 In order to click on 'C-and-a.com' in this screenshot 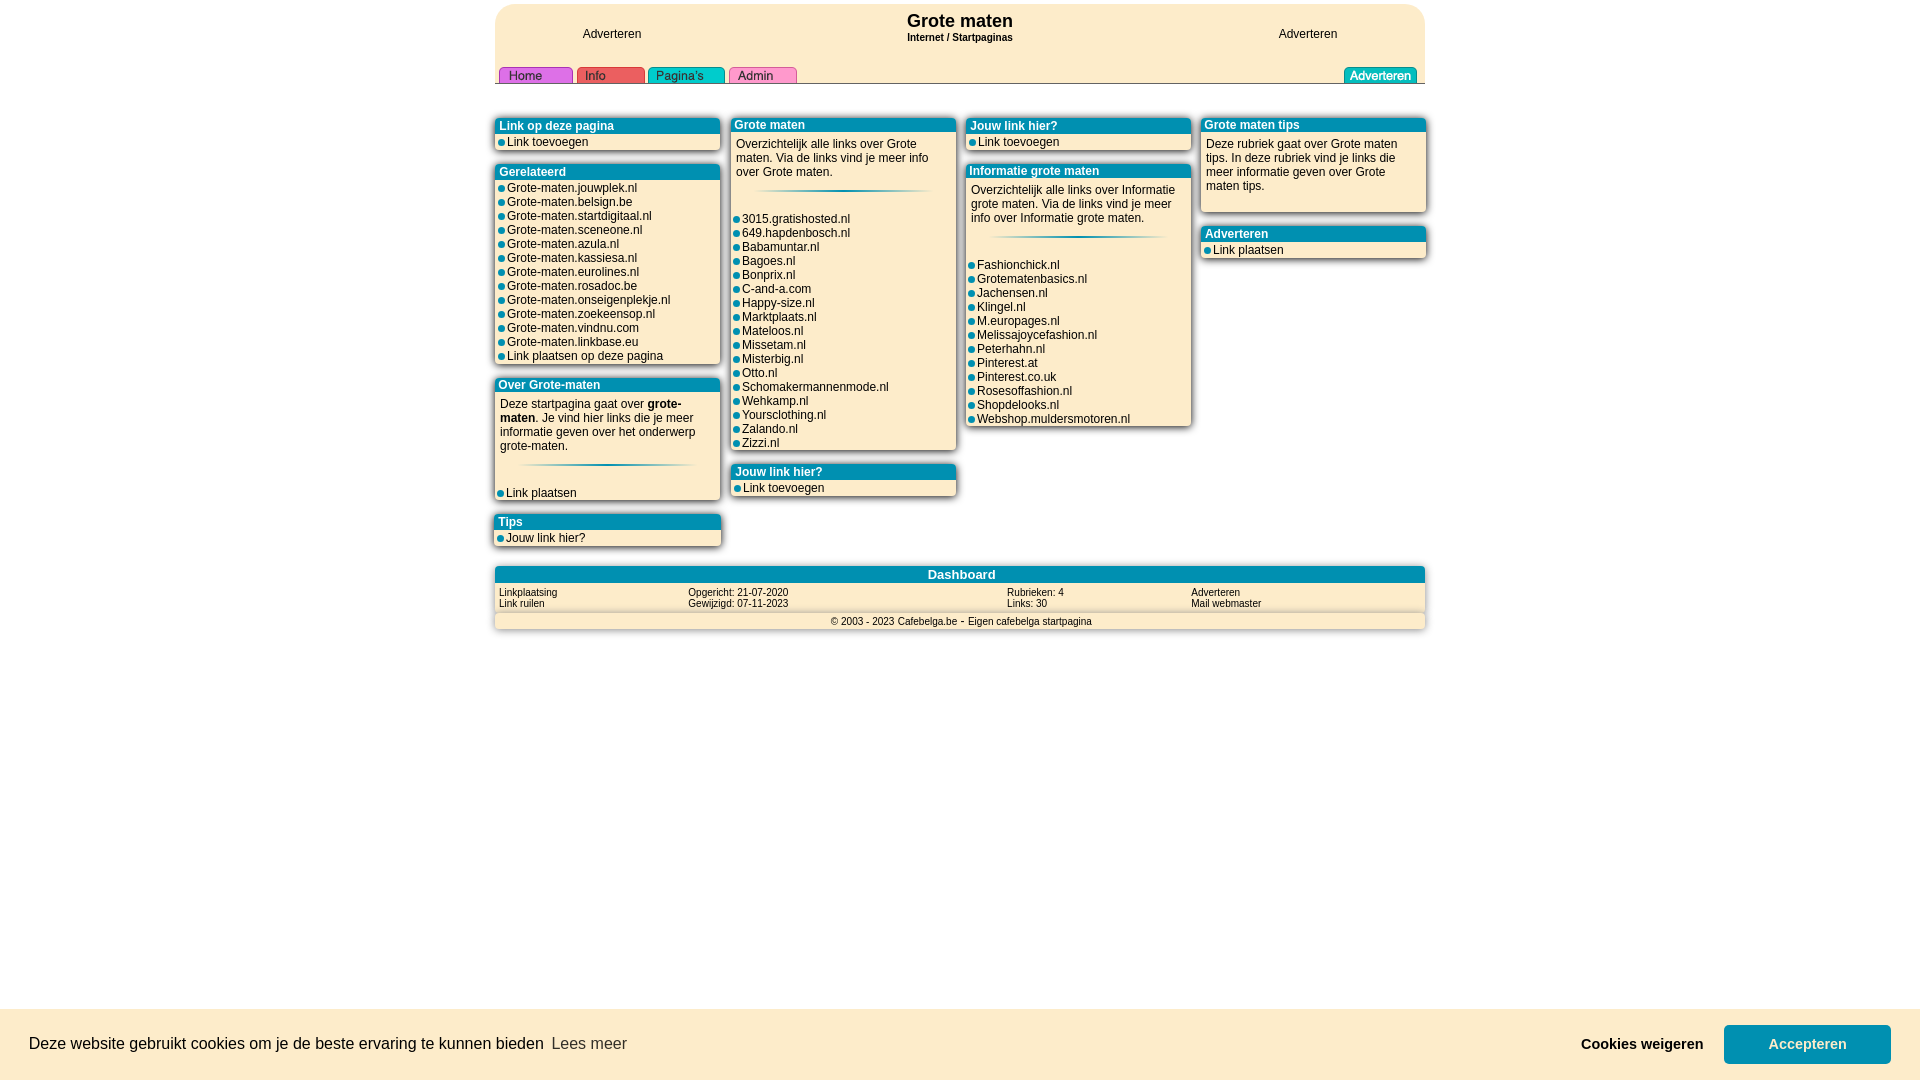, I will do `click(775, 289)`.